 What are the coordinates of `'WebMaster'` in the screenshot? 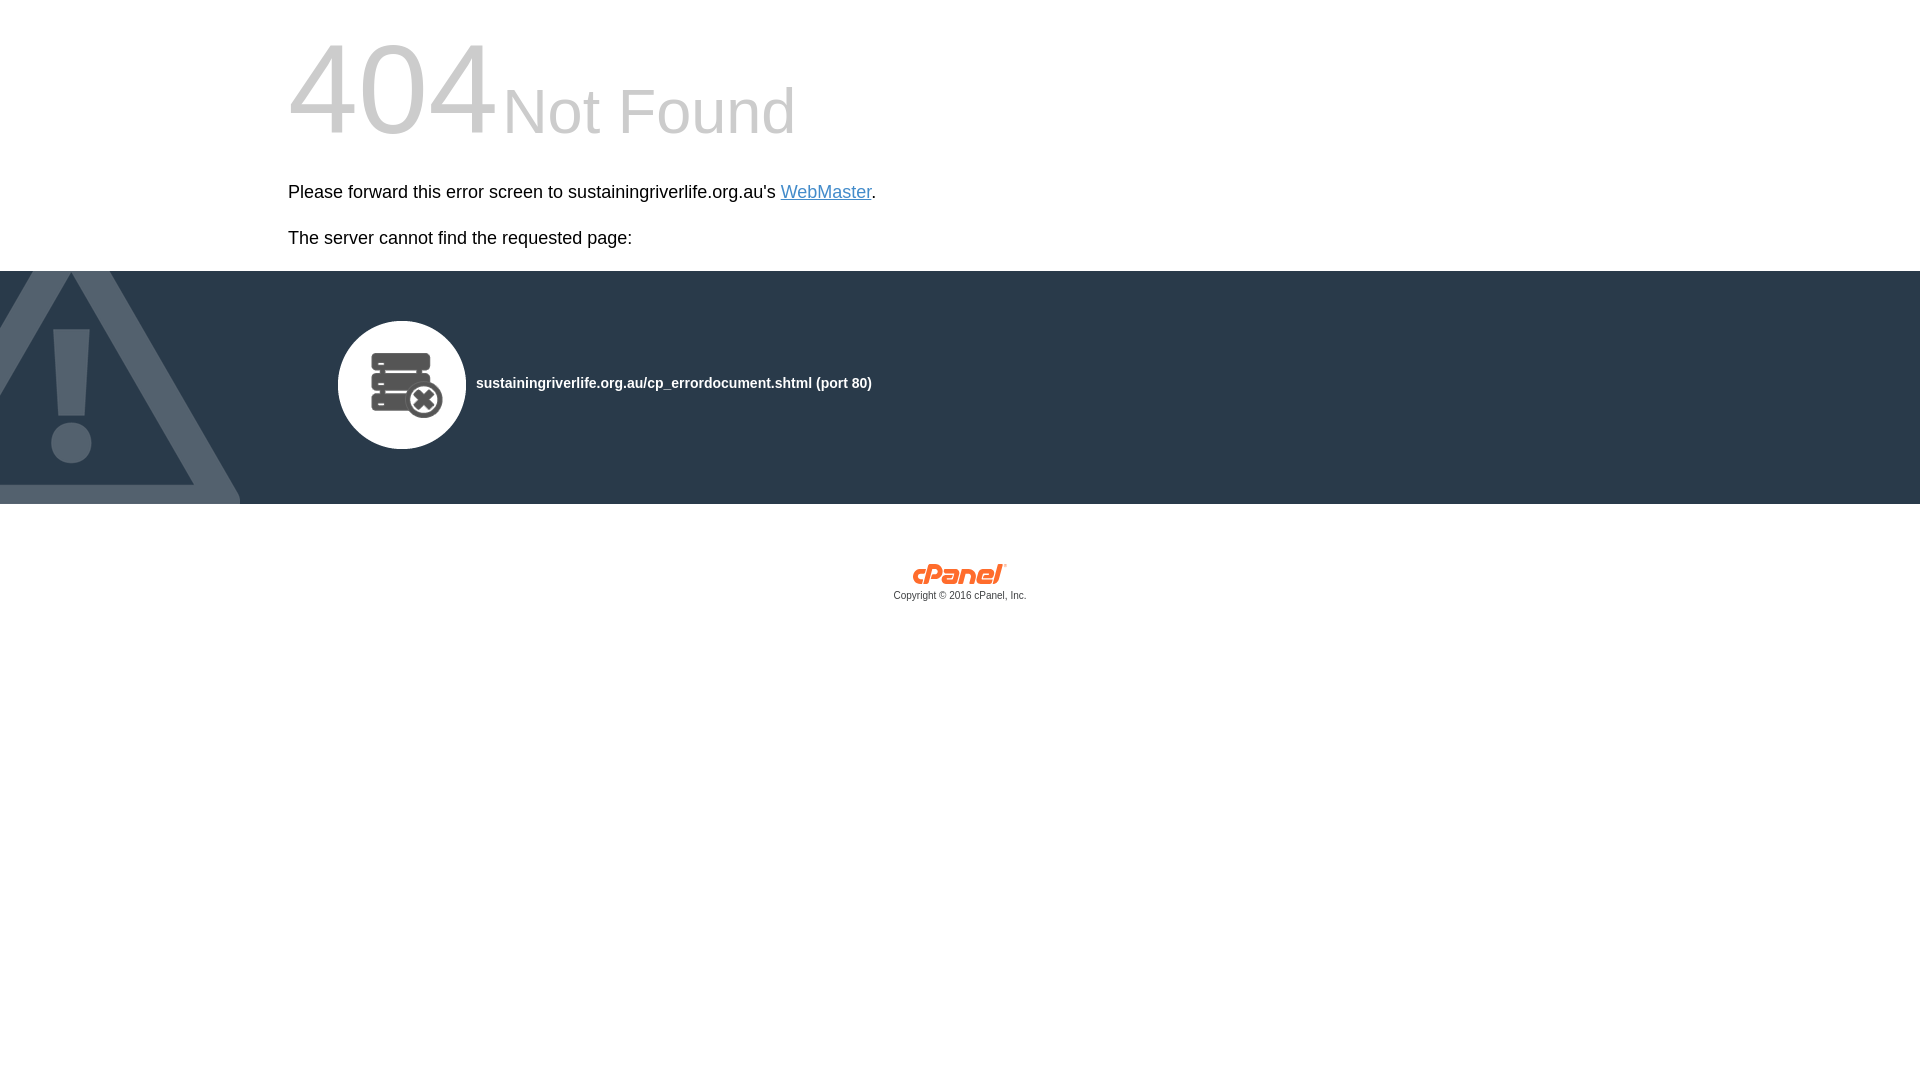 It's located at (826, 192).